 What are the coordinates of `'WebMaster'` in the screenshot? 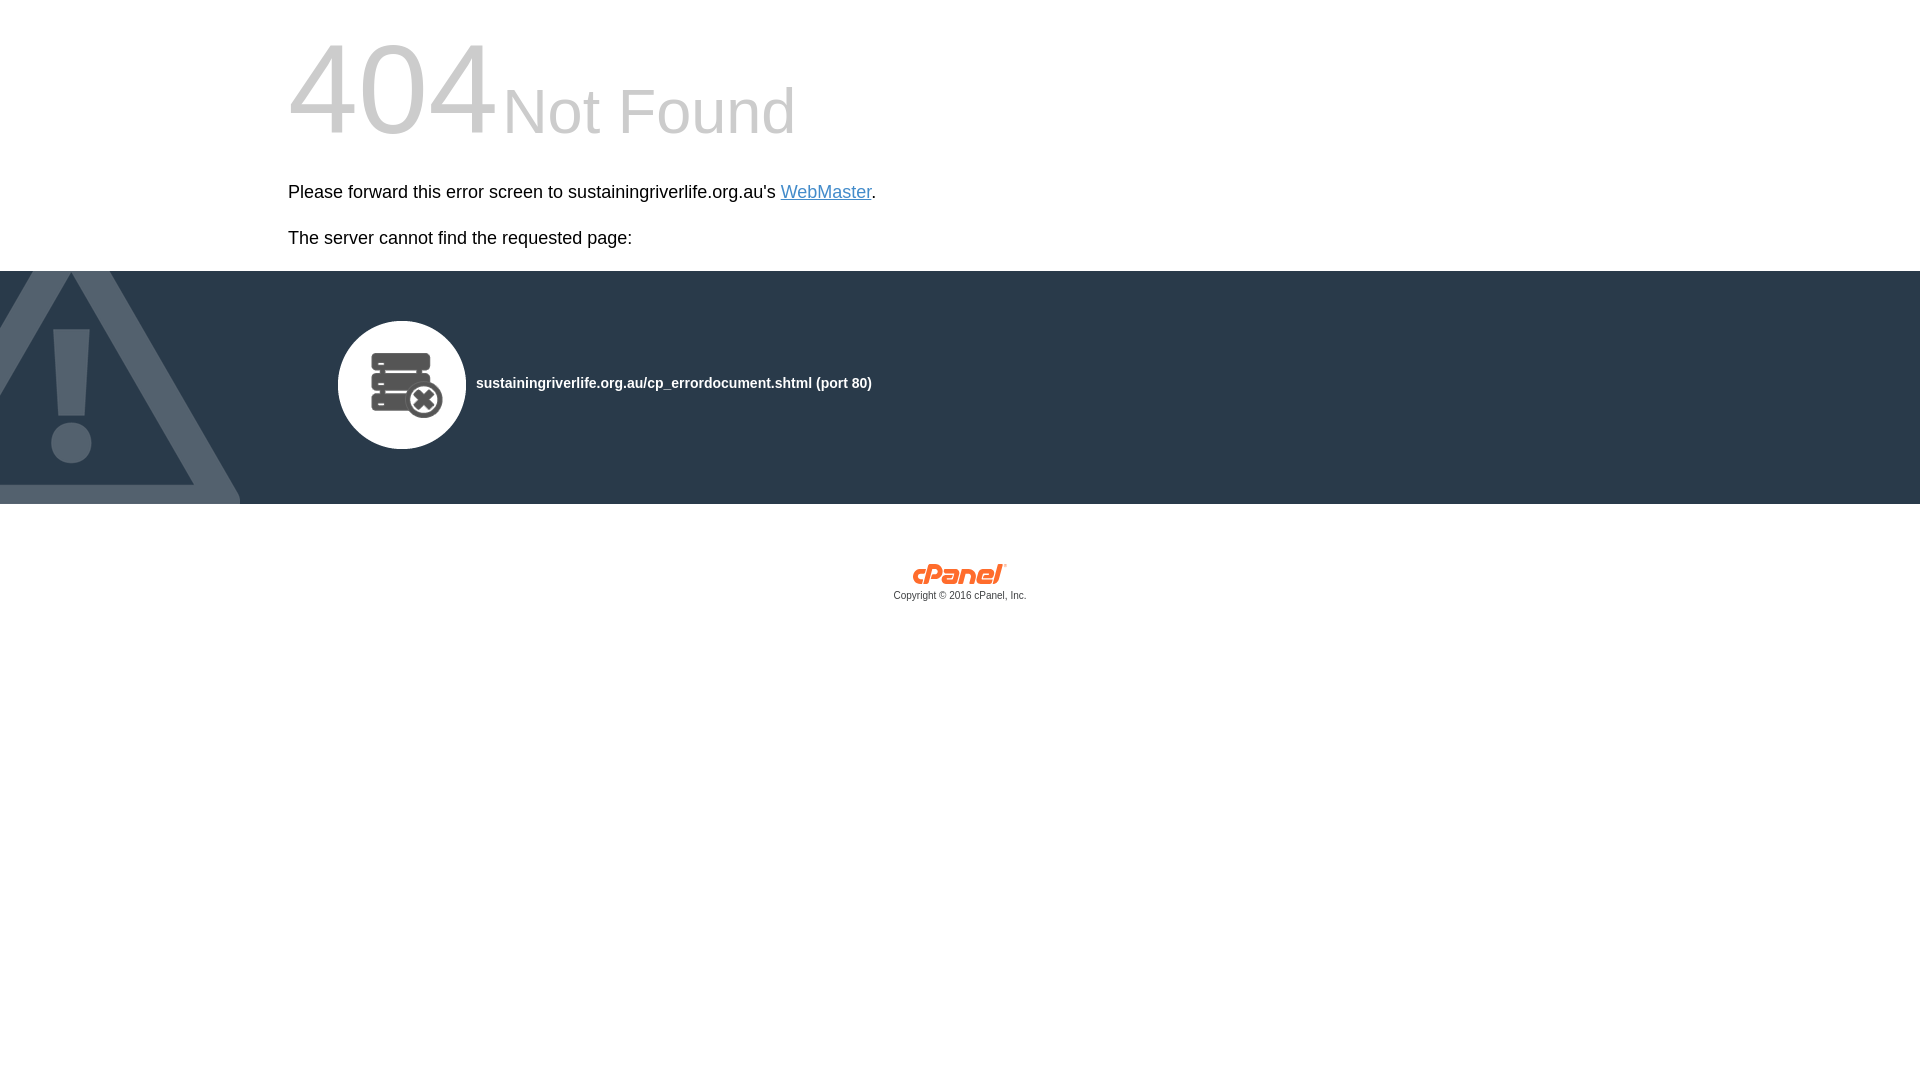 It's located at (826, 192).